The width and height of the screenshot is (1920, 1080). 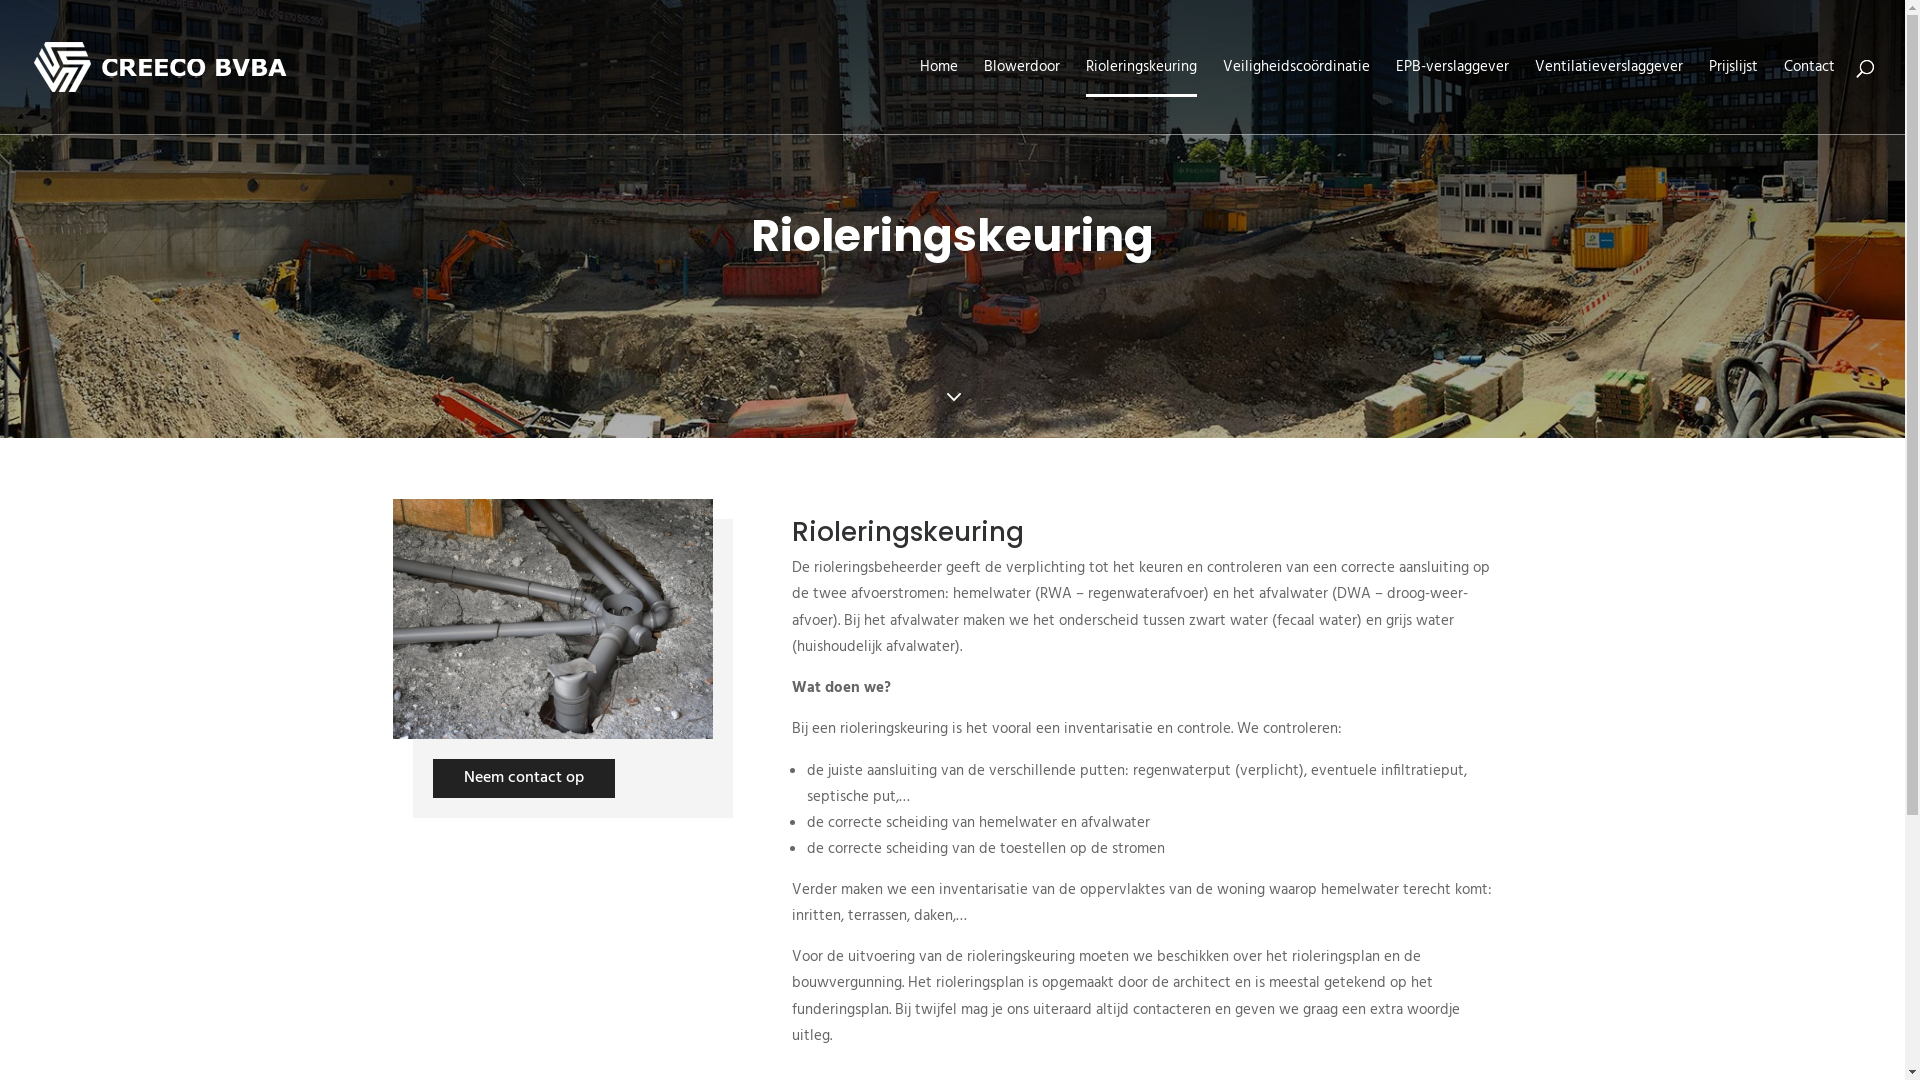 I want to click on 'Blowerdoor', so click(x=983, y=96).